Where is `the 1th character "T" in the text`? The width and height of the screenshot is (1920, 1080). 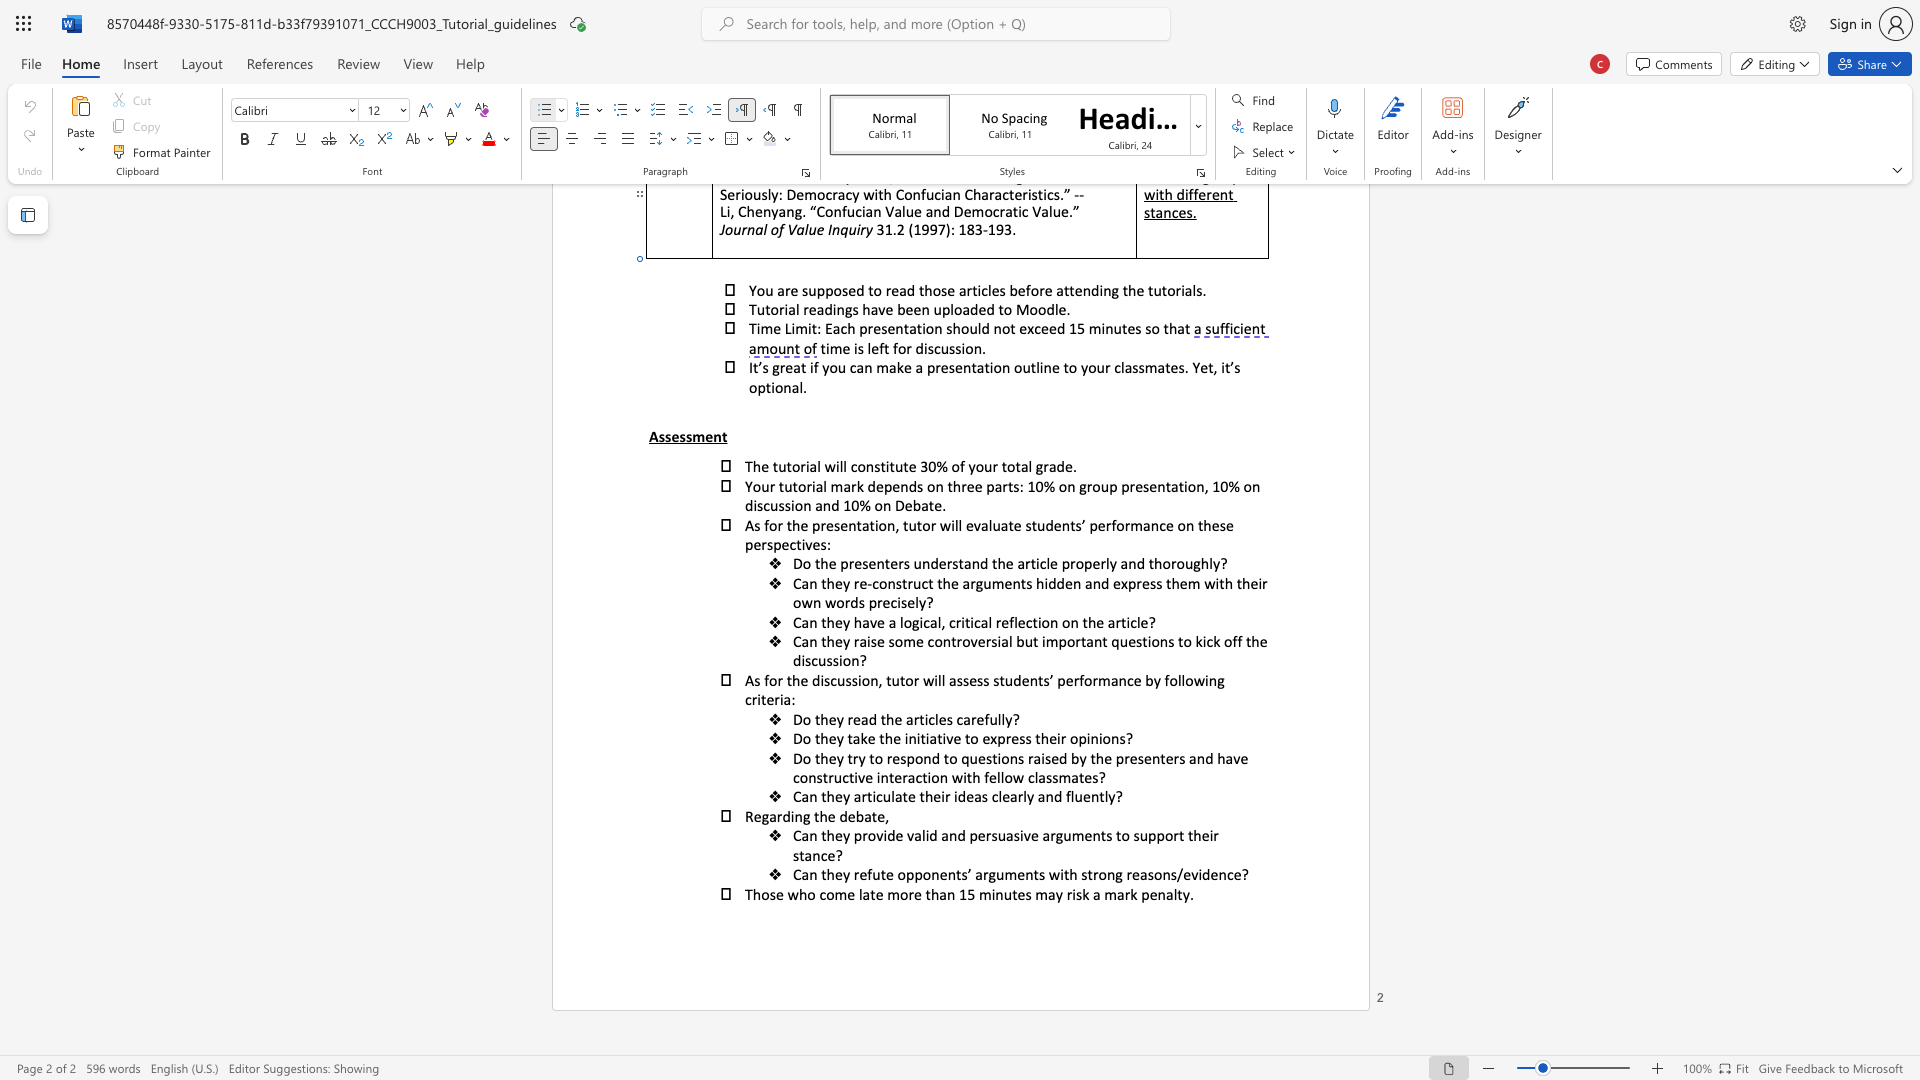
the 1th character "T" in the text is located at coordinates (747, 893).